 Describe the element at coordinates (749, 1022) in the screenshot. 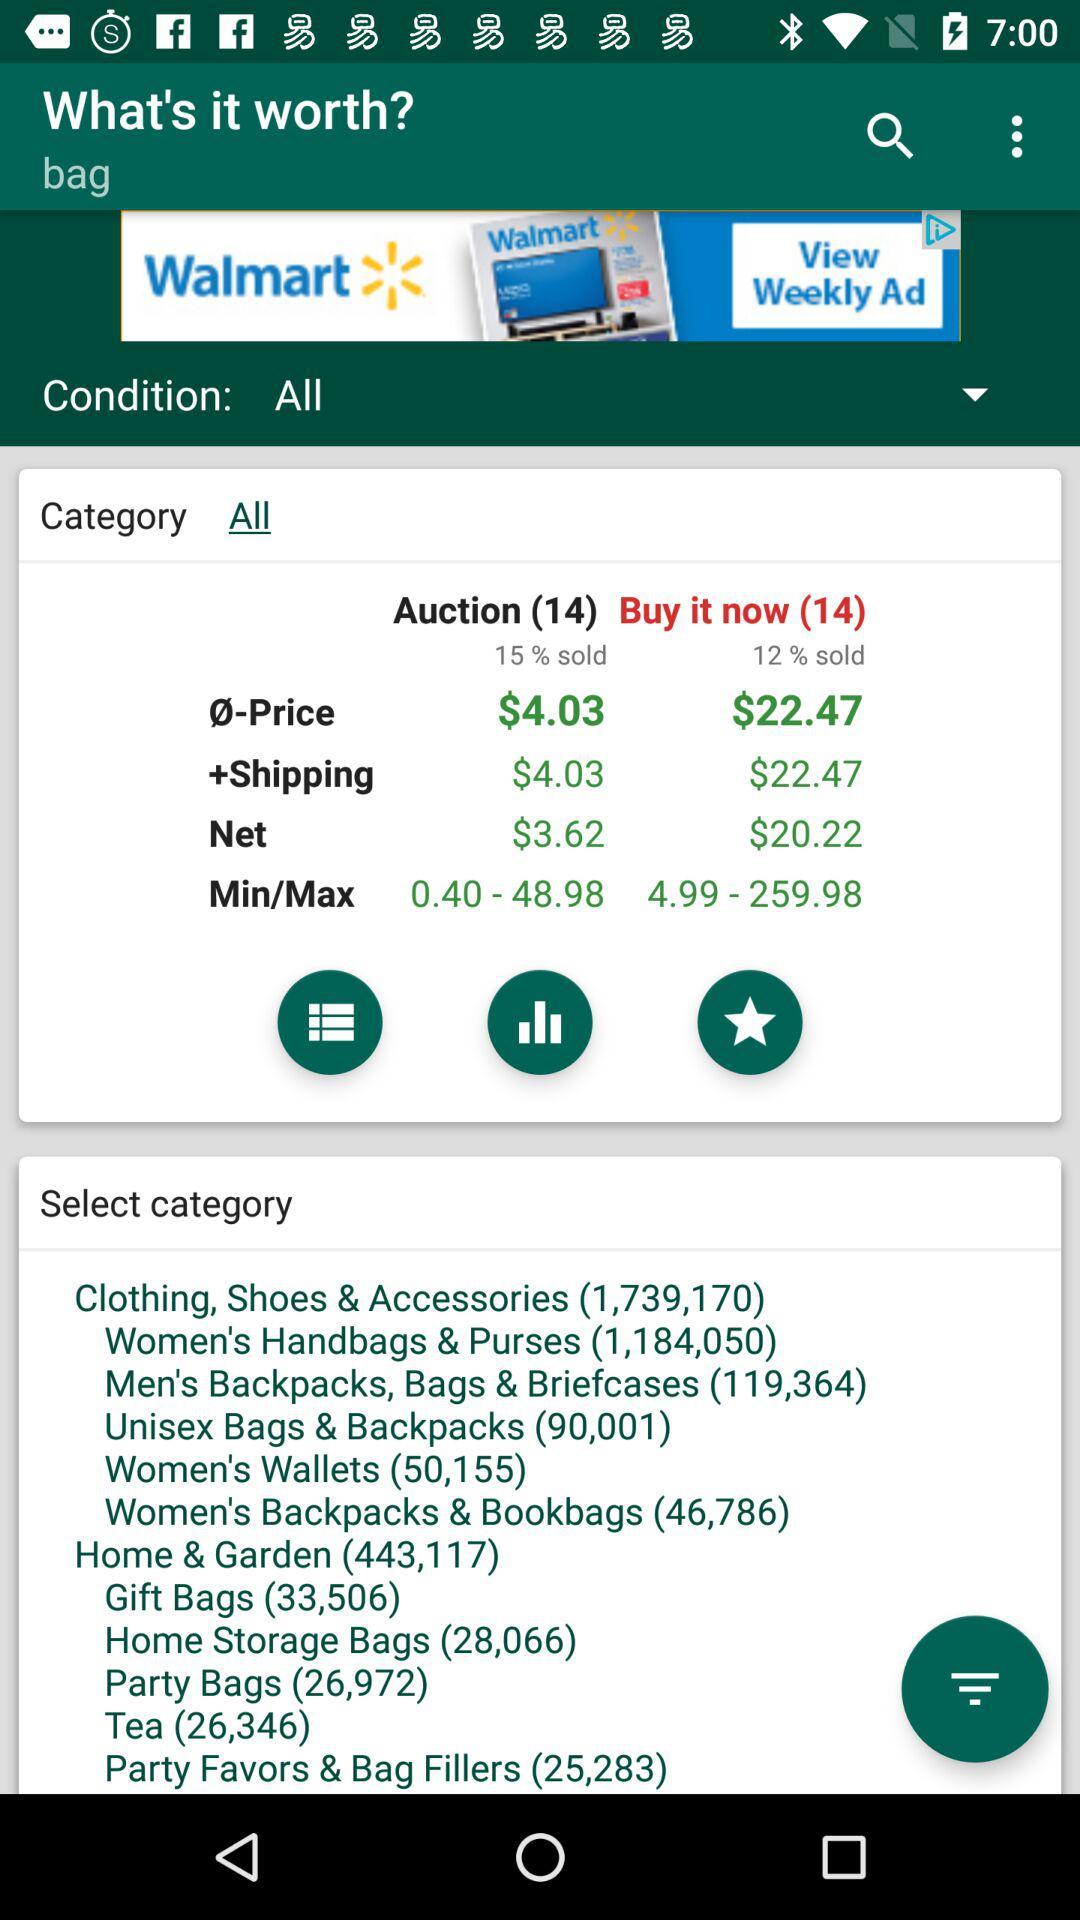

I see `selection` at that location.